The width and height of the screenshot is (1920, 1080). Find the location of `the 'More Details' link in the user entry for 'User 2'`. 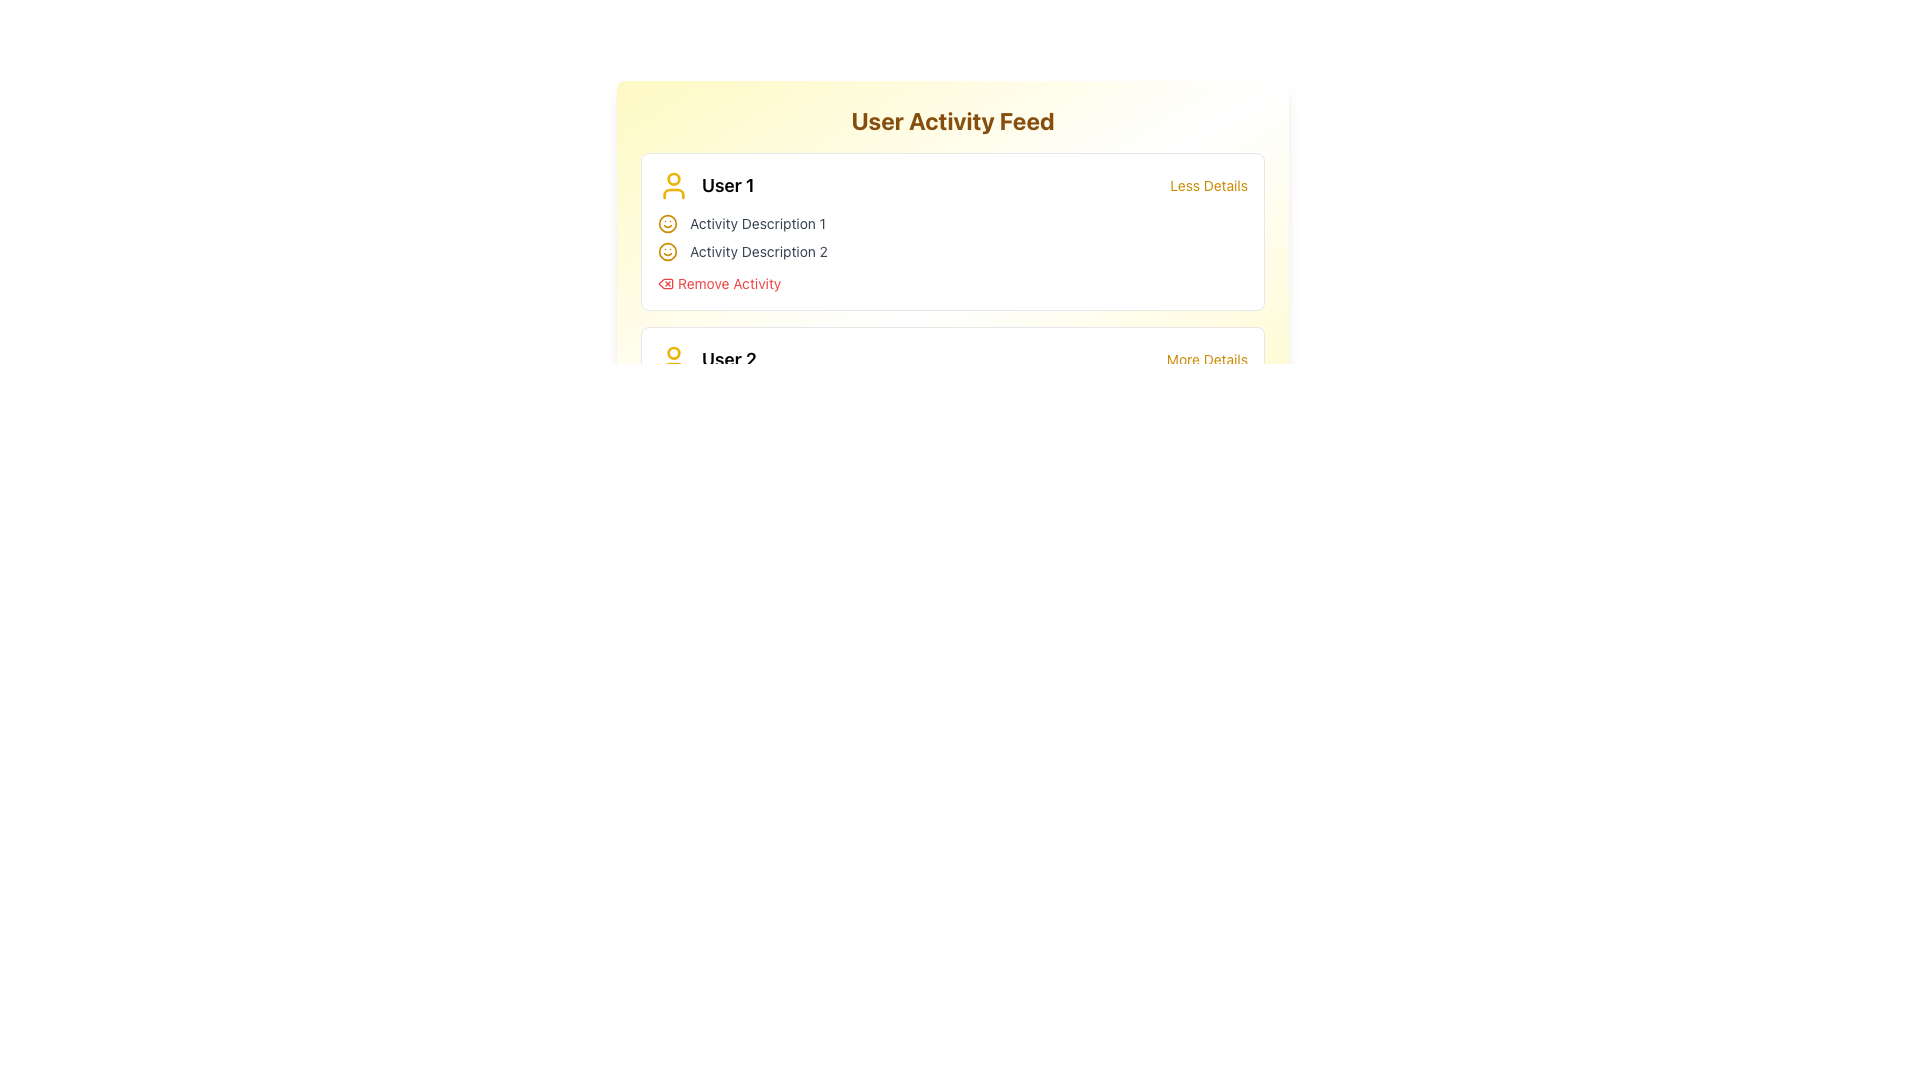

the 'More Details' link in the user entry for 'User 2' is located at coordinates (952, 358).